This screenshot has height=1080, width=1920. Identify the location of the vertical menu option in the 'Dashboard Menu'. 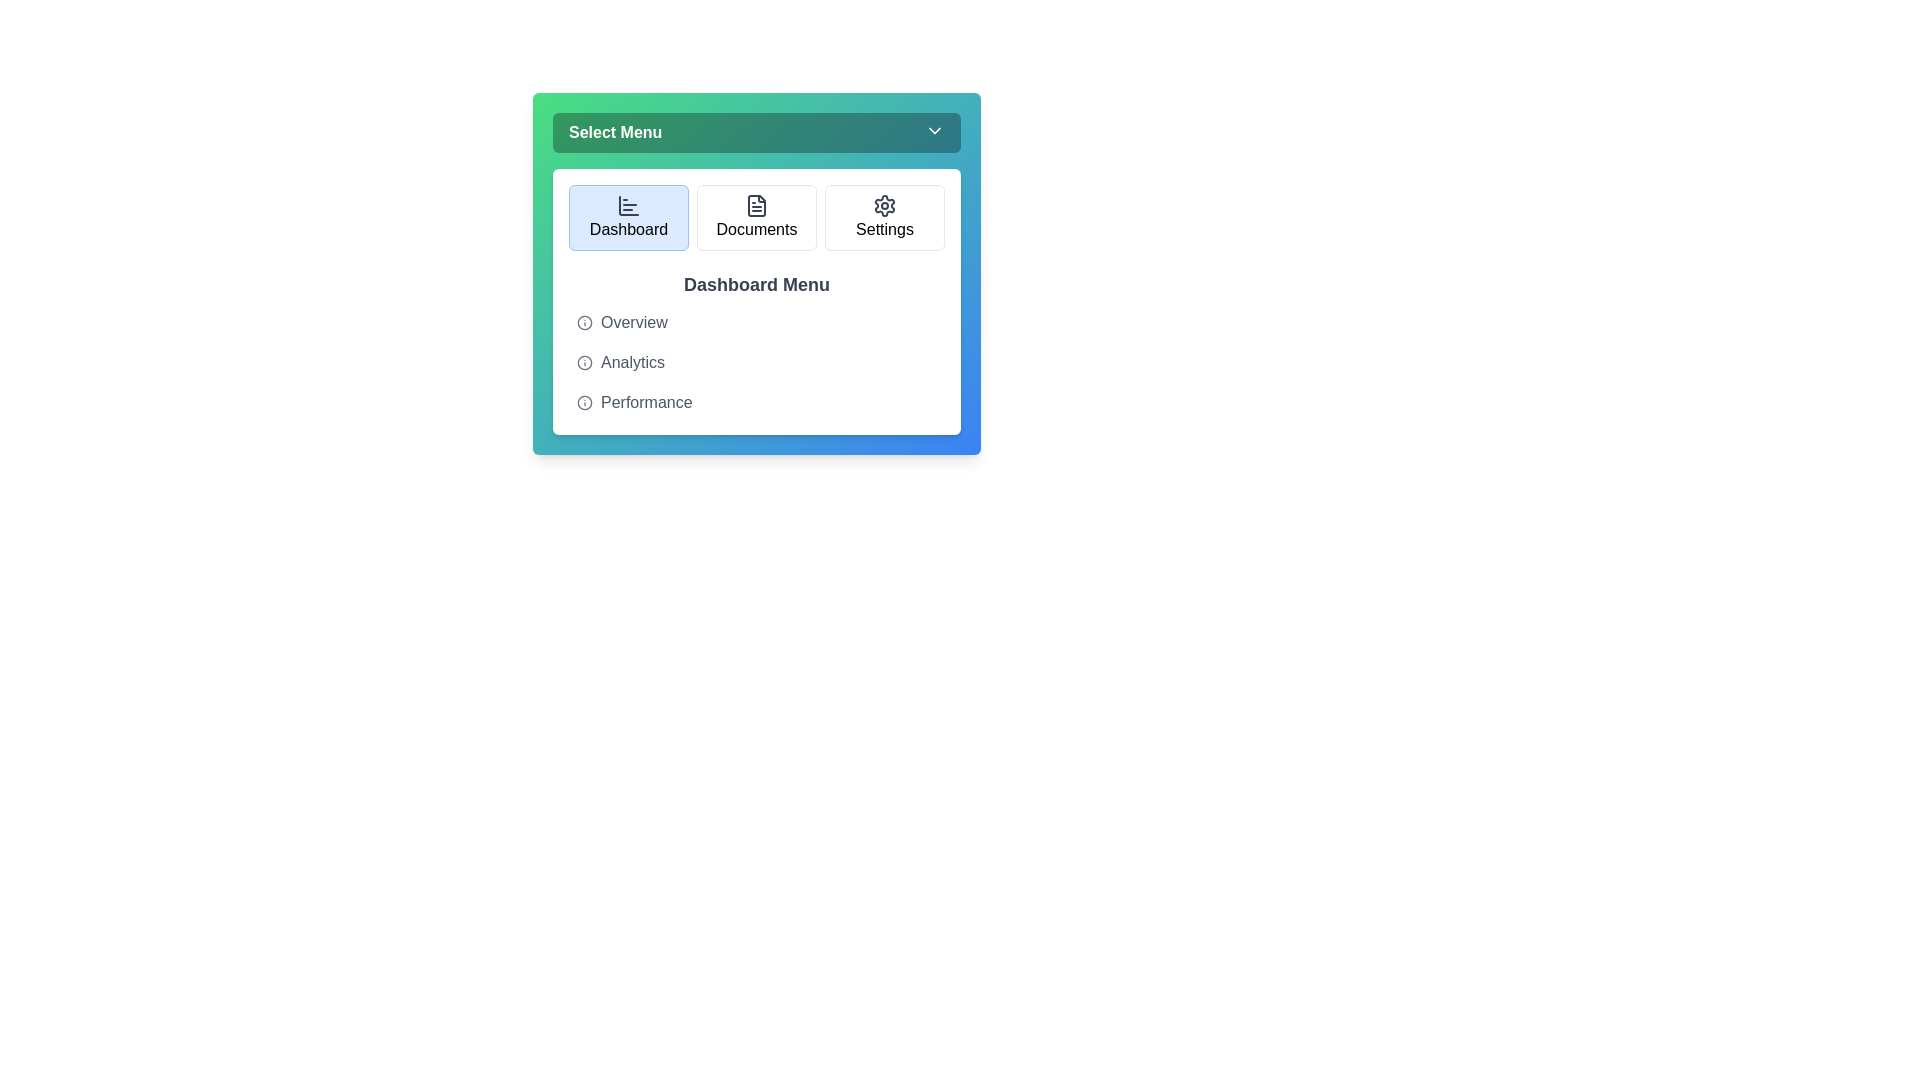
(756, 362).